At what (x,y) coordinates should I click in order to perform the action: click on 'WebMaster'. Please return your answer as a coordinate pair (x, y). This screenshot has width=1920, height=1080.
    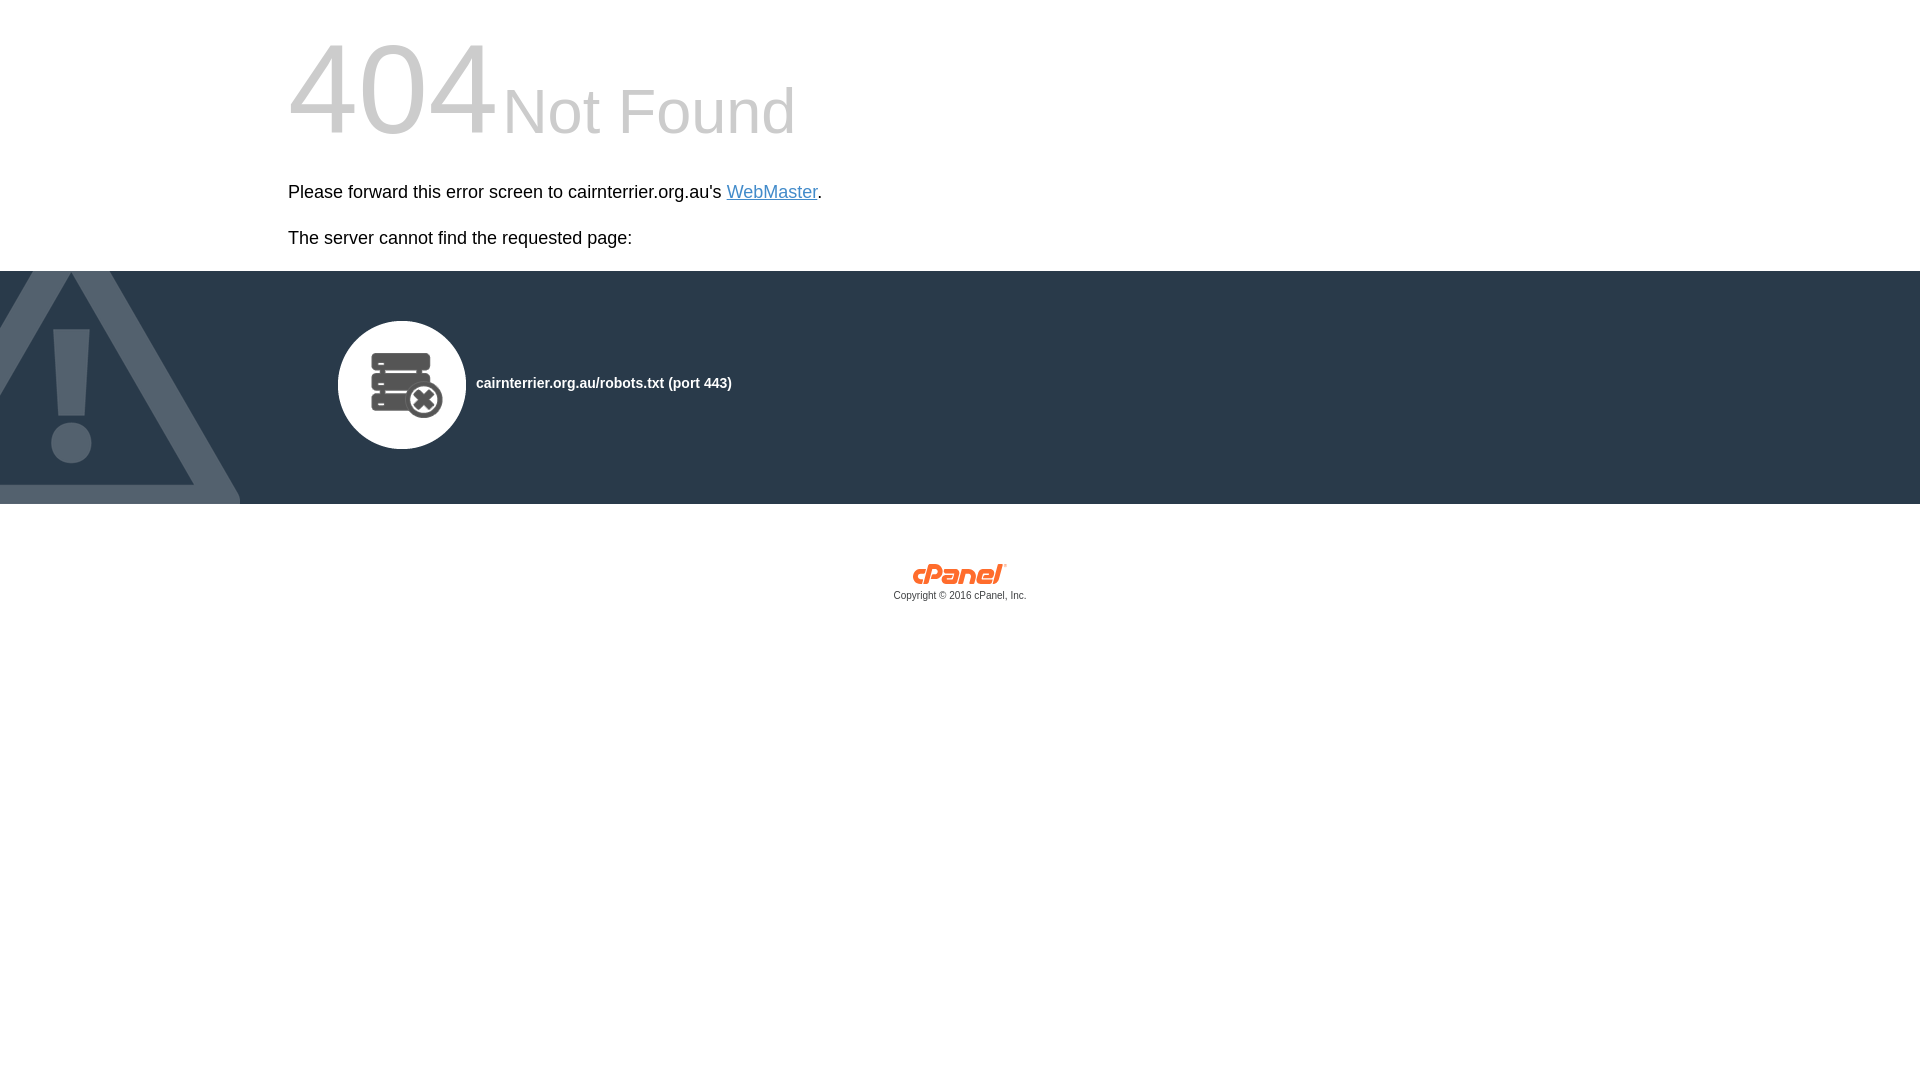
    Looking at the image, I should click on (725, 192).